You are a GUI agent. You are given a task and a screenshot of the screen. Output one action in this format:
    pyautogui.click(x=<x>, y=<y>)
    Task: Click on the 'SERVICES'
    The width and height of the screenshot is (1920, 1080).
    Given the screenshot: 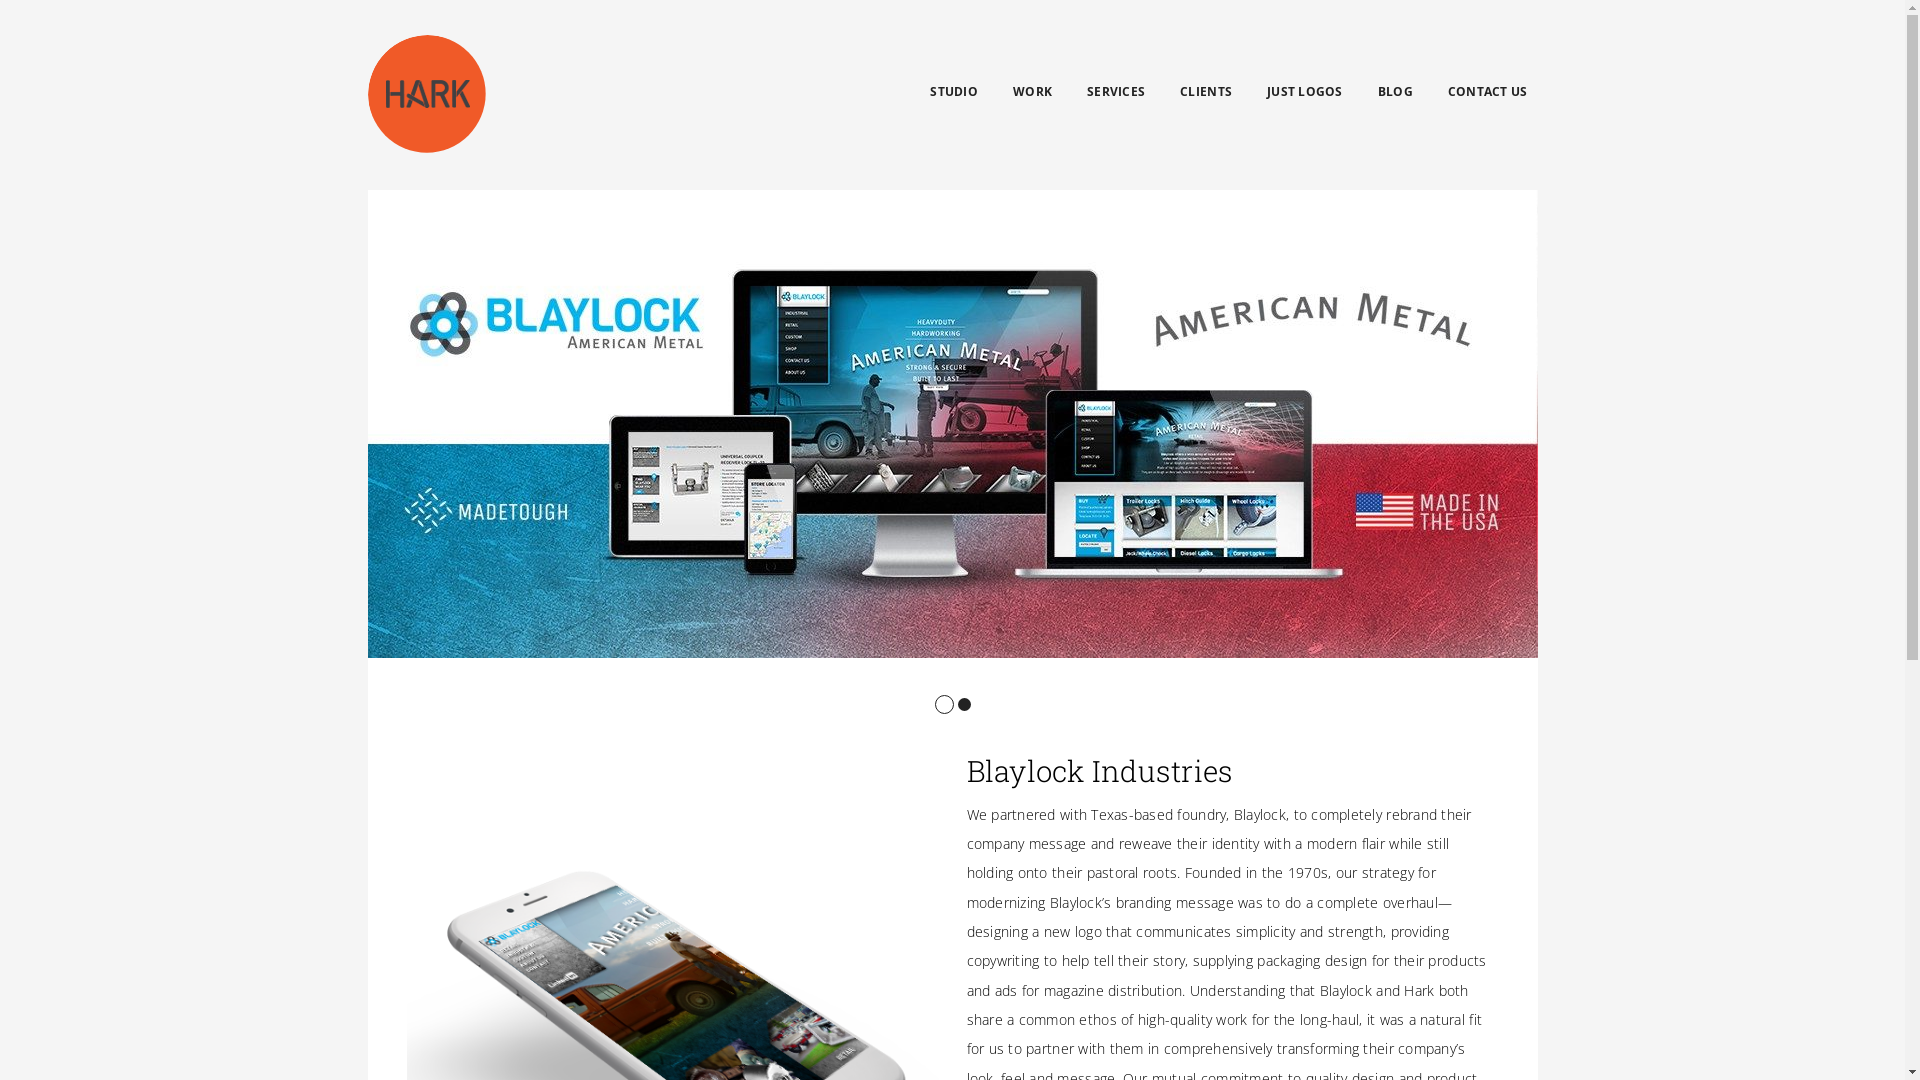 What is the action you would take?
    pyautogui.click(x=1115, y=92)
    